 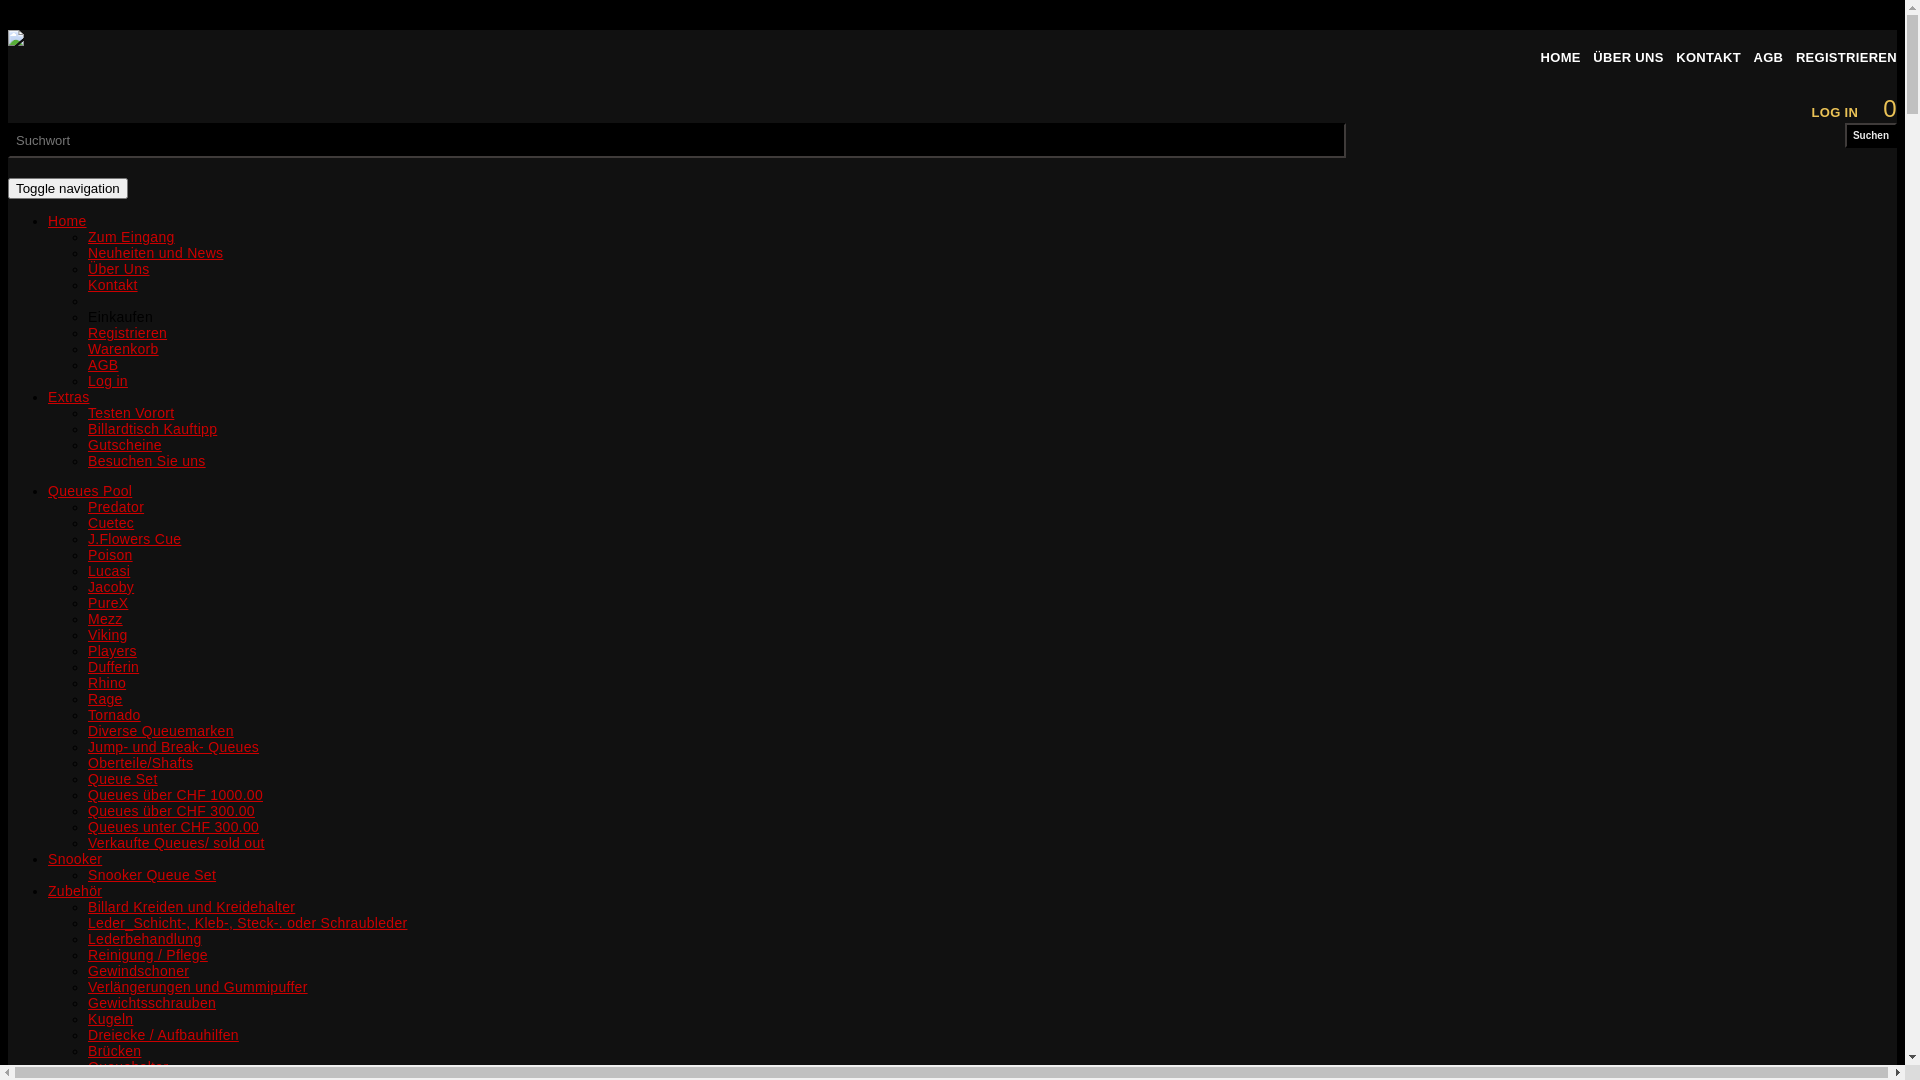 What do you see at coordinates (106, 381) in the screenshot?
I see `'Log in'` at bounding box center [106, 381].